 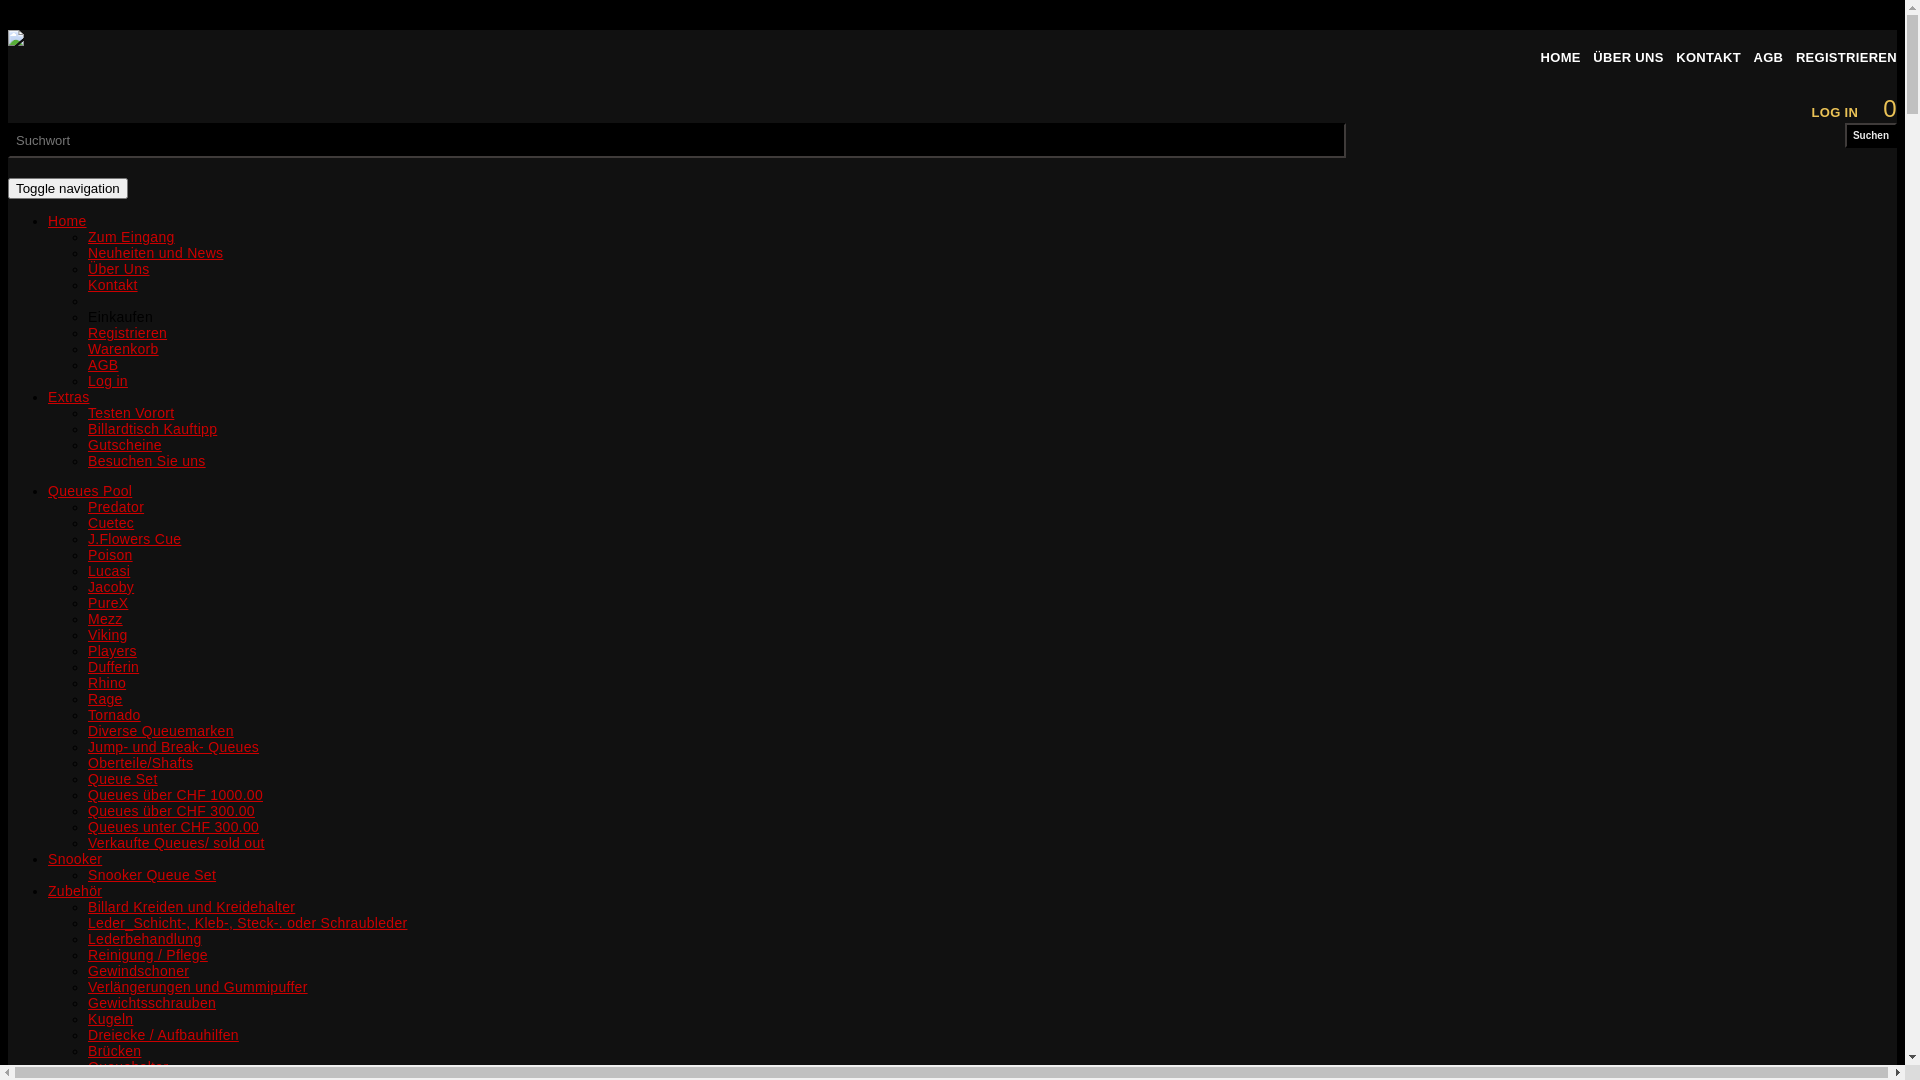 What do you see at coordinates (106, 381) in the screenshot?
I see `'Log in'` at bounding box center [106, 381].